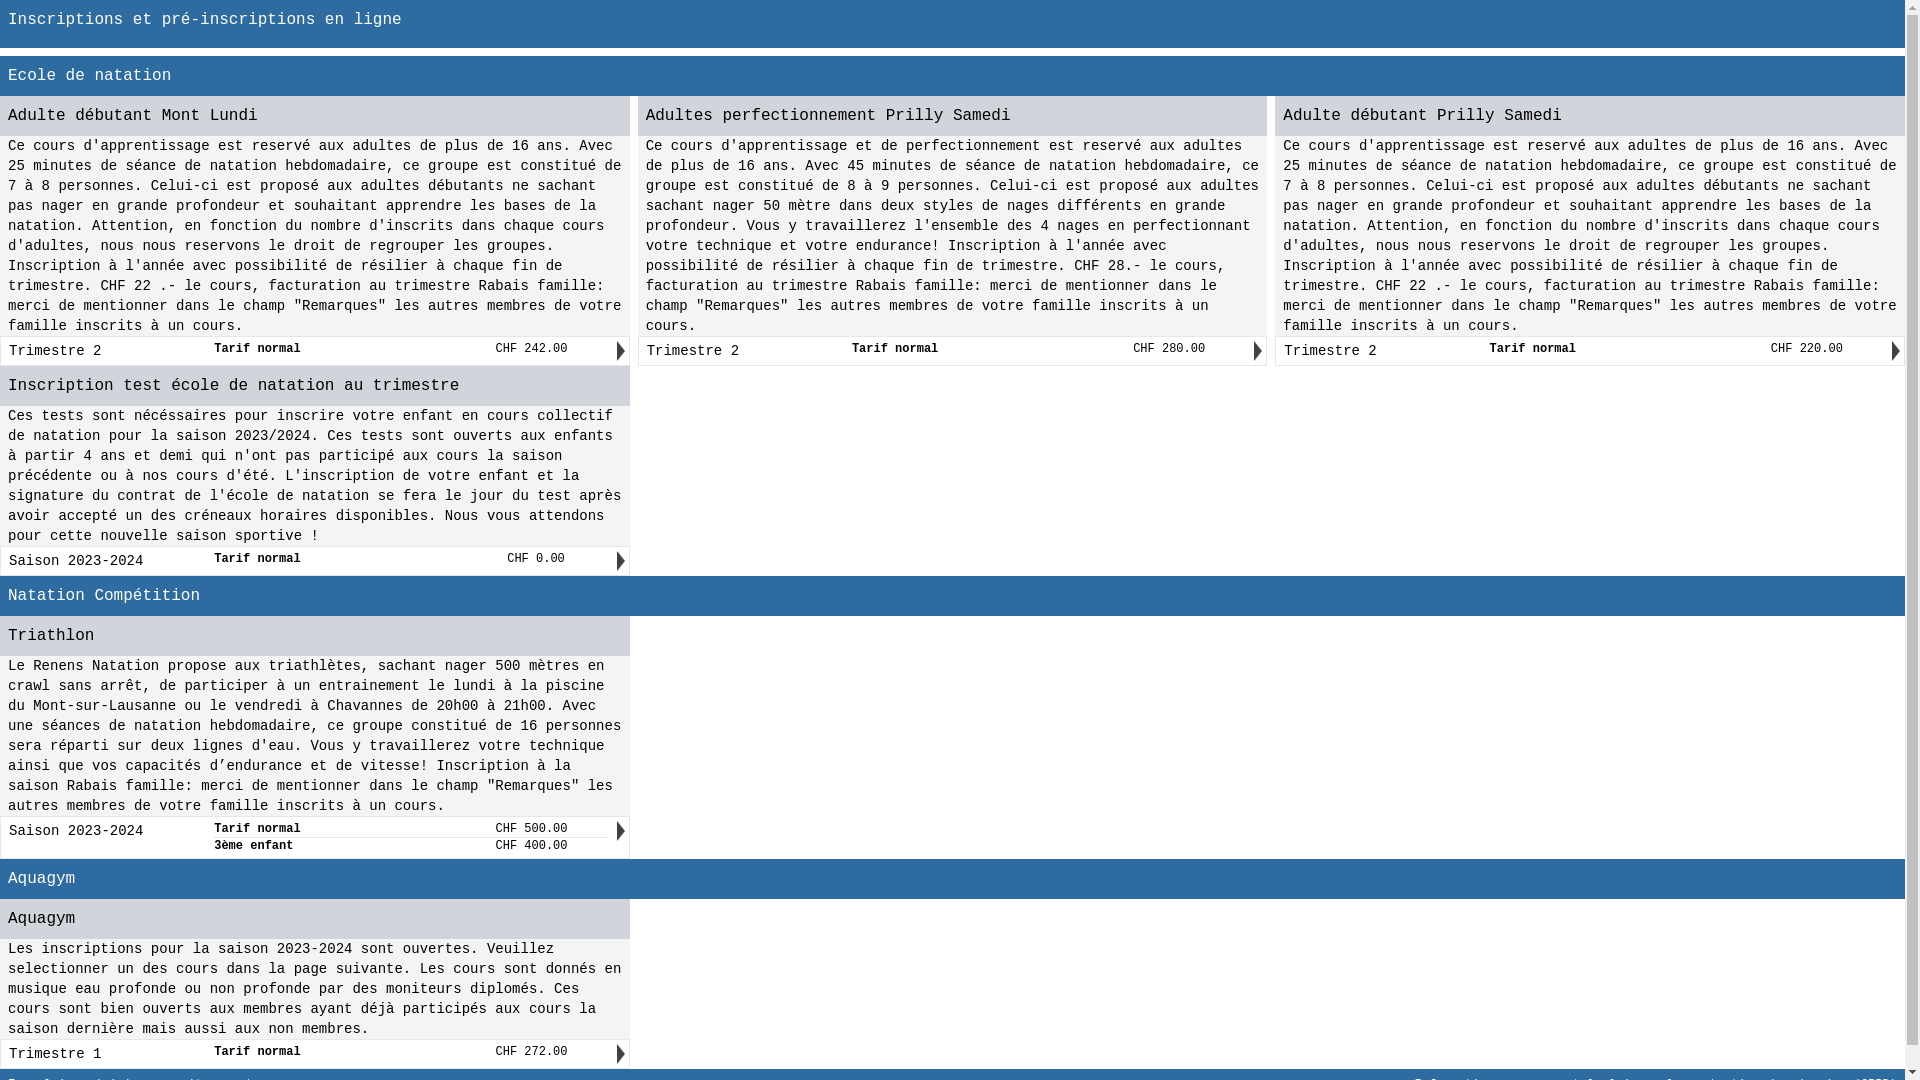 The image size is (1920, 1080). Describe the element at coordinates (1583, 350) in the screenshot. I see `'Trimestre 2` at that location.